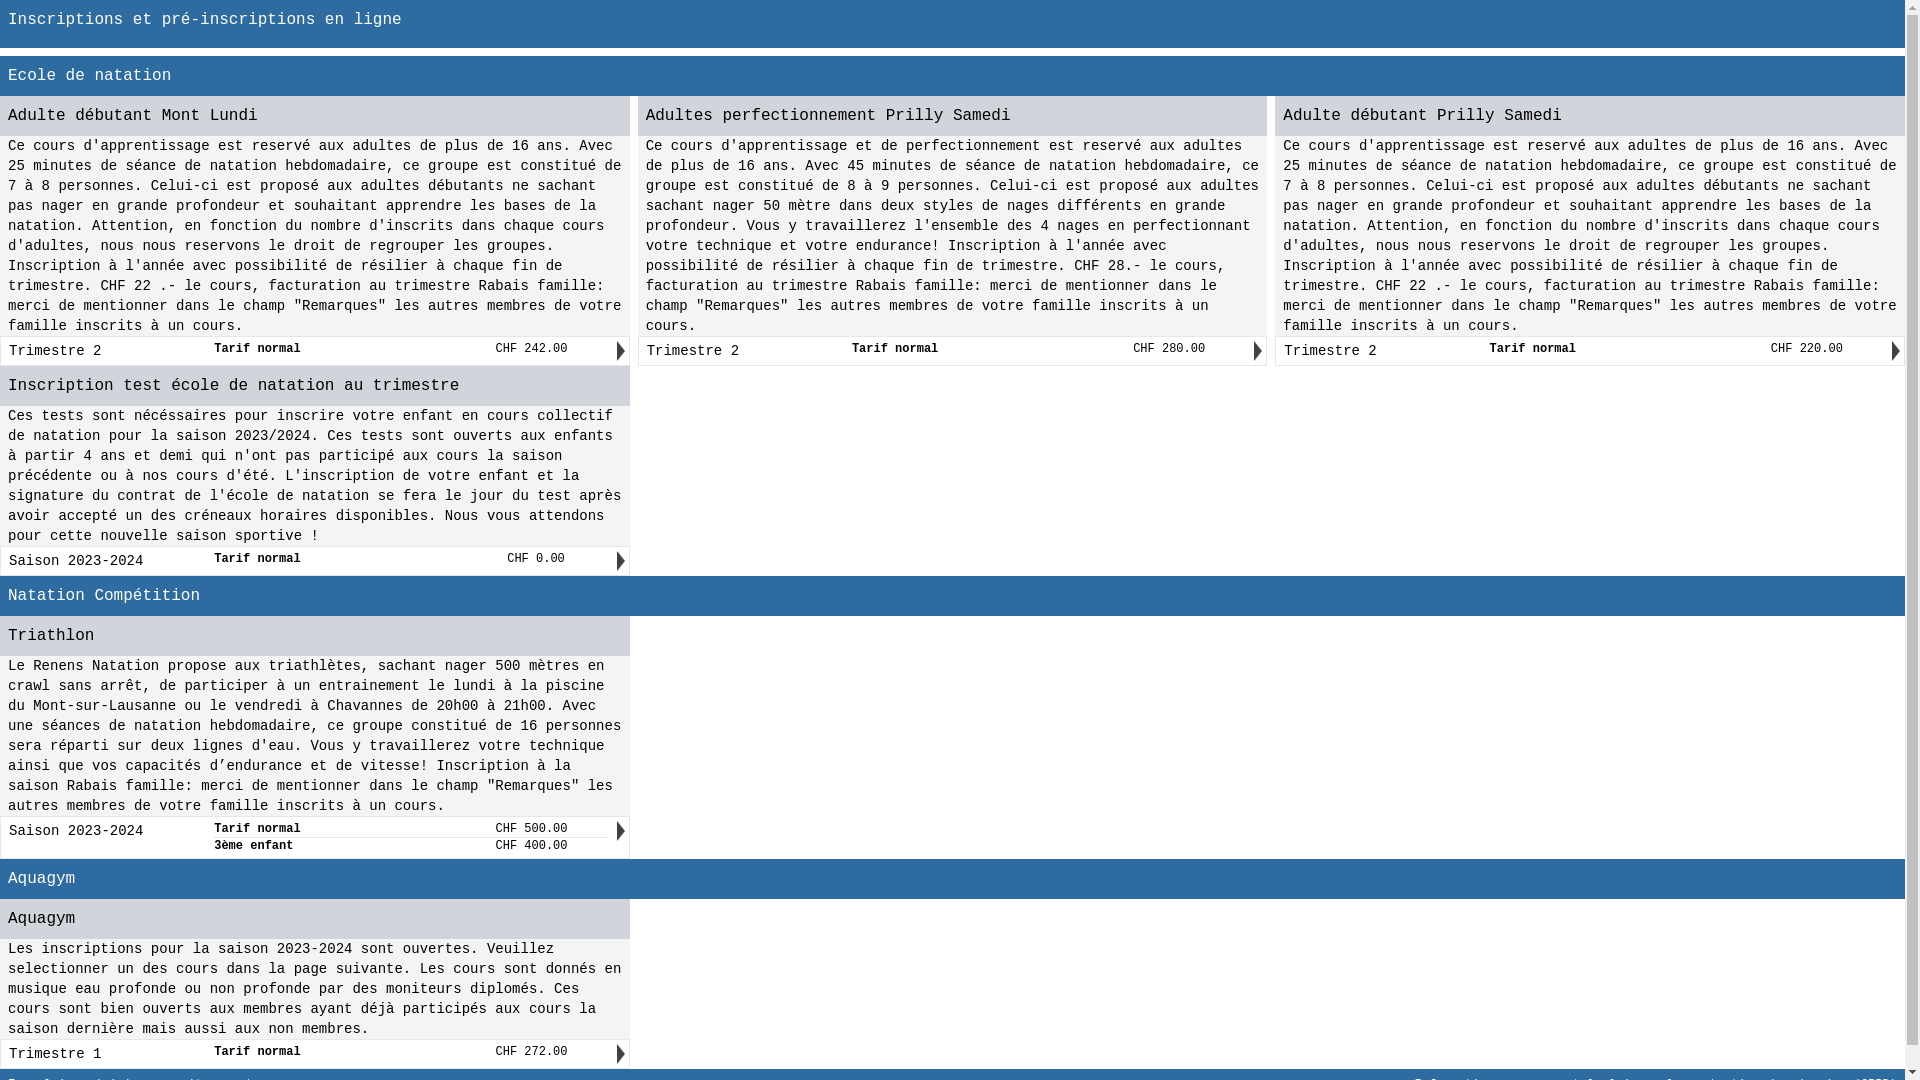 The image size is (1920, 1080). Describe the element at coordinates (1583, 350) in the screenshot. I see `'Trimestre 2` at that location.